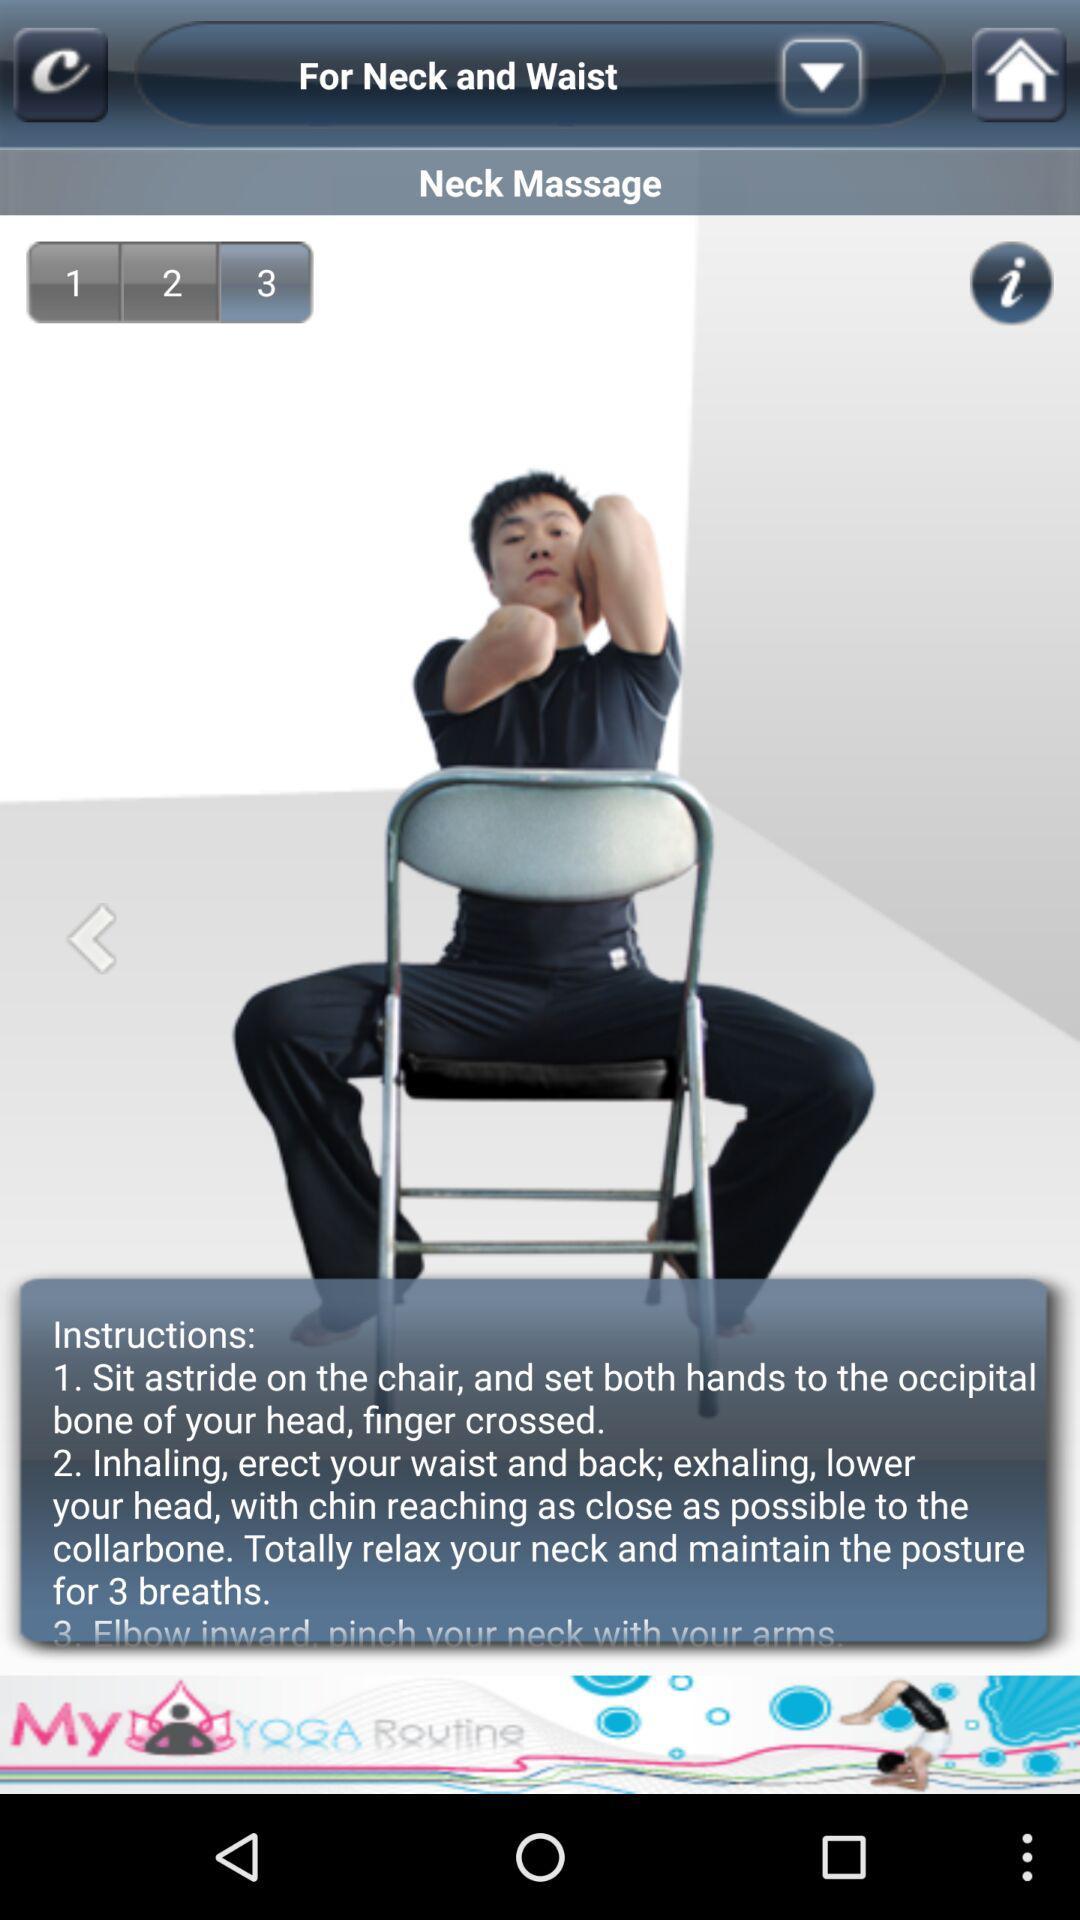 Image resolution: width=1080 pixels, height=1920 pixels. I want to click on the icon below 1 app, so click(91, 937).